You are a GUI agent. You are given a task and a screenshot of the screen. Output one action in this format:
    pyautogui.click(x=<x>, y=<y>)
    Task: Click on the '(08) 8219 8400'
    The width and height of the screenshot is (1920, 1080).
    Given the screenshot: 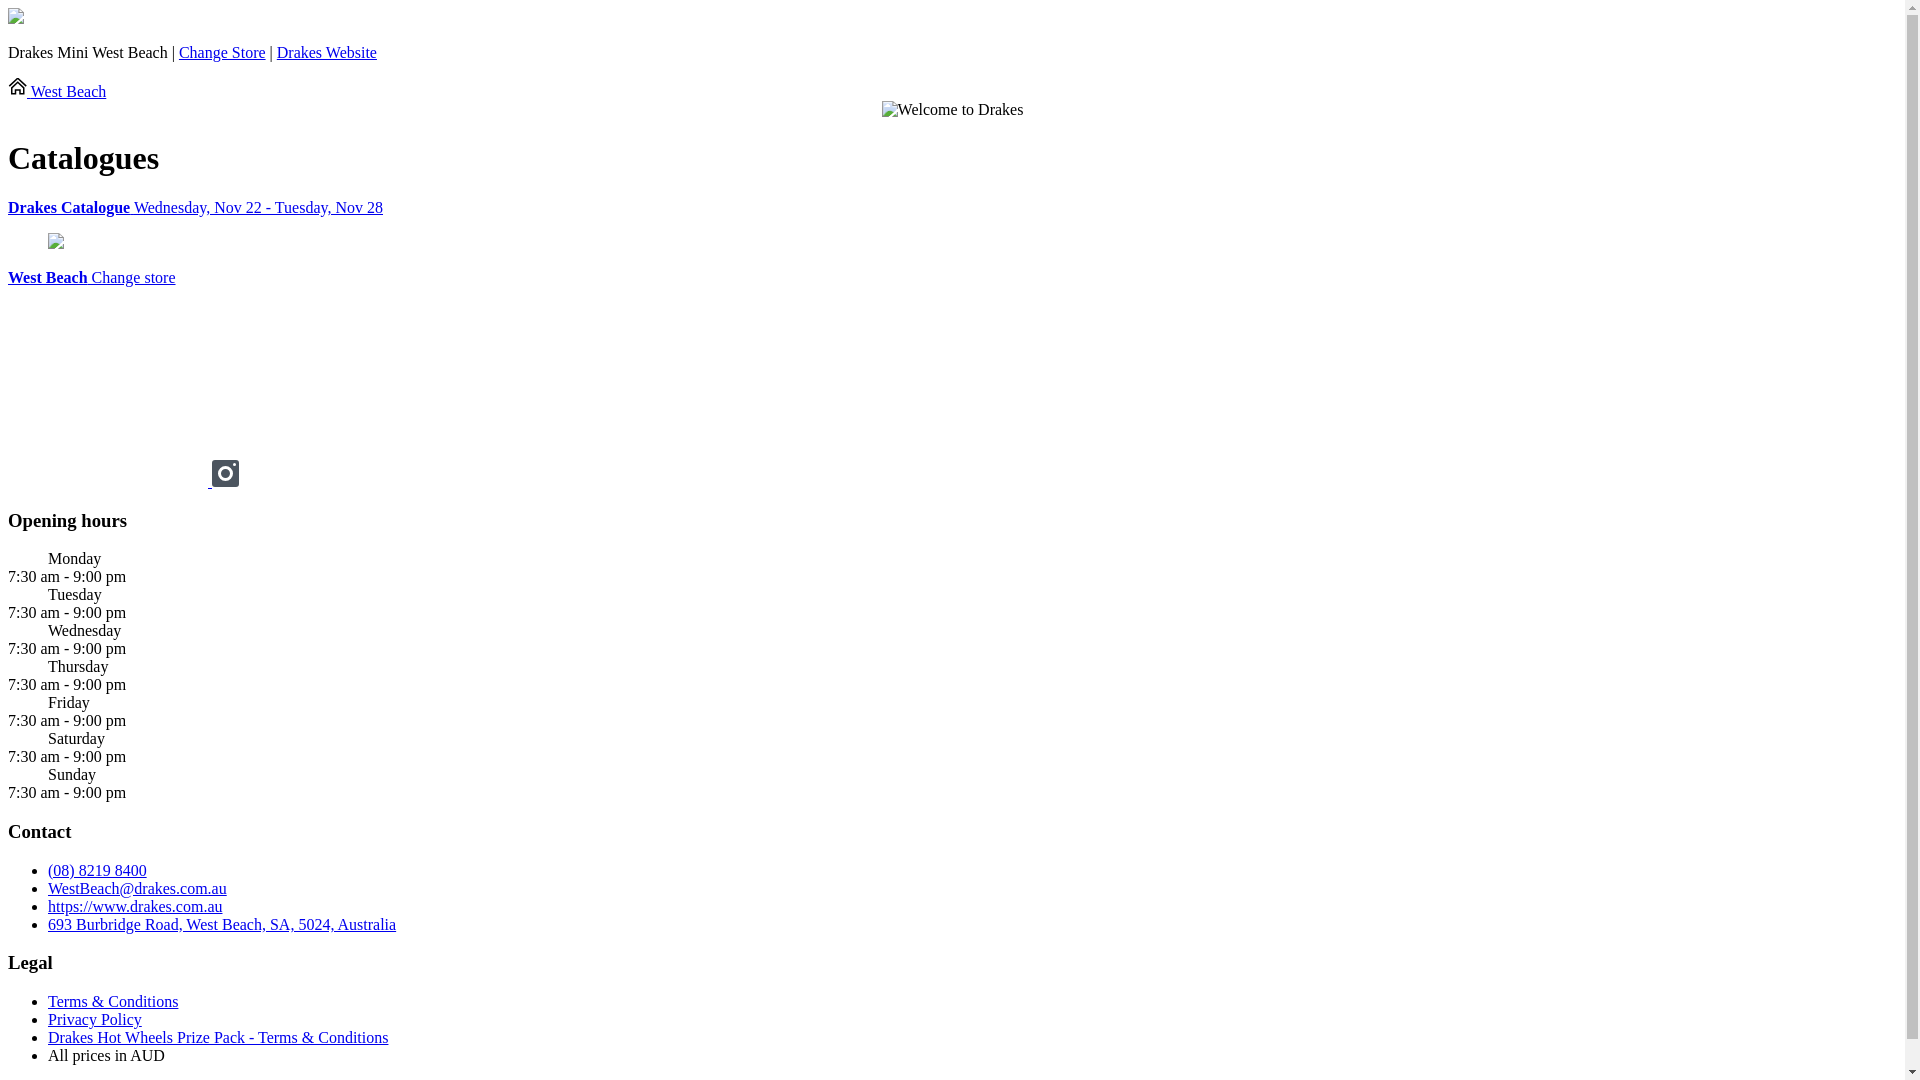 What is the action you would take?
    pyautogui.click(x=96, y=869)
    